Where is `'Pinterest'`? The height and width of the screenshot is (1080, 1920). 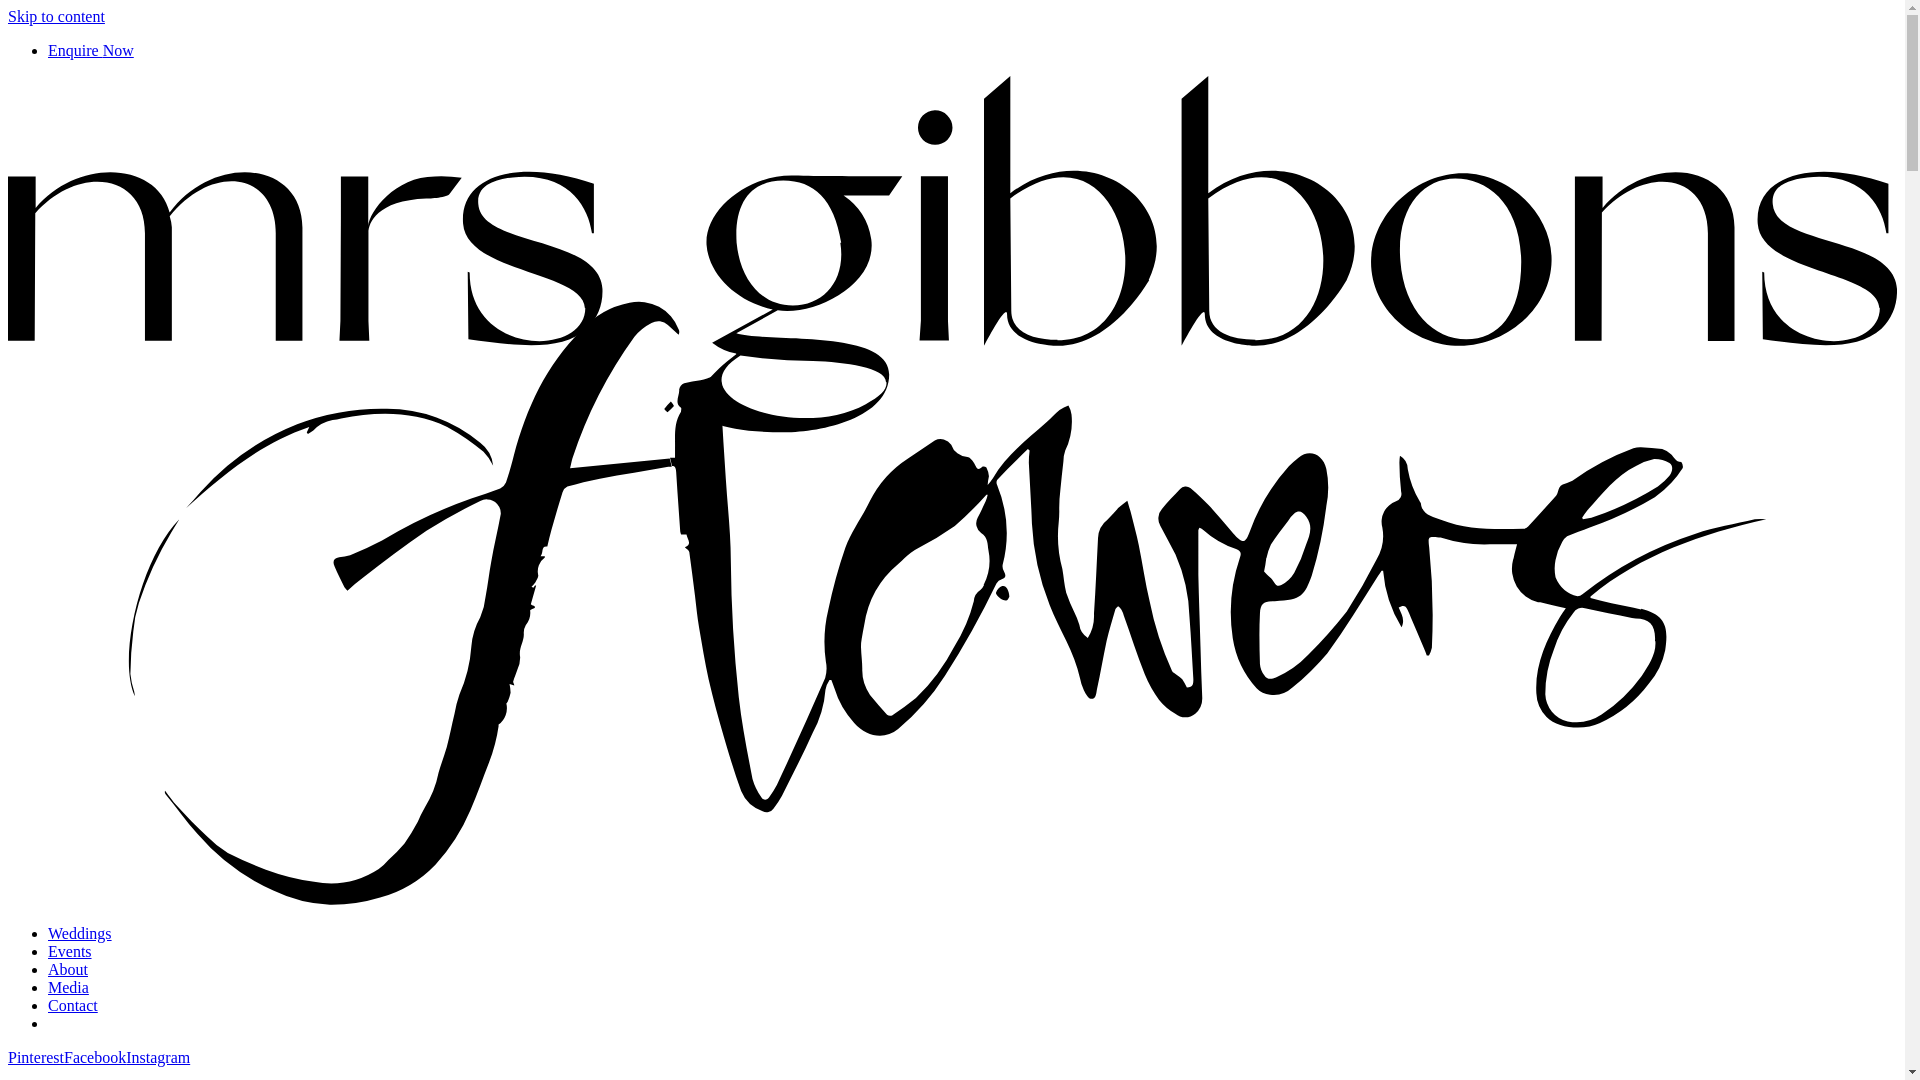
'Pinterest' is located at coordinates (35, 1056).